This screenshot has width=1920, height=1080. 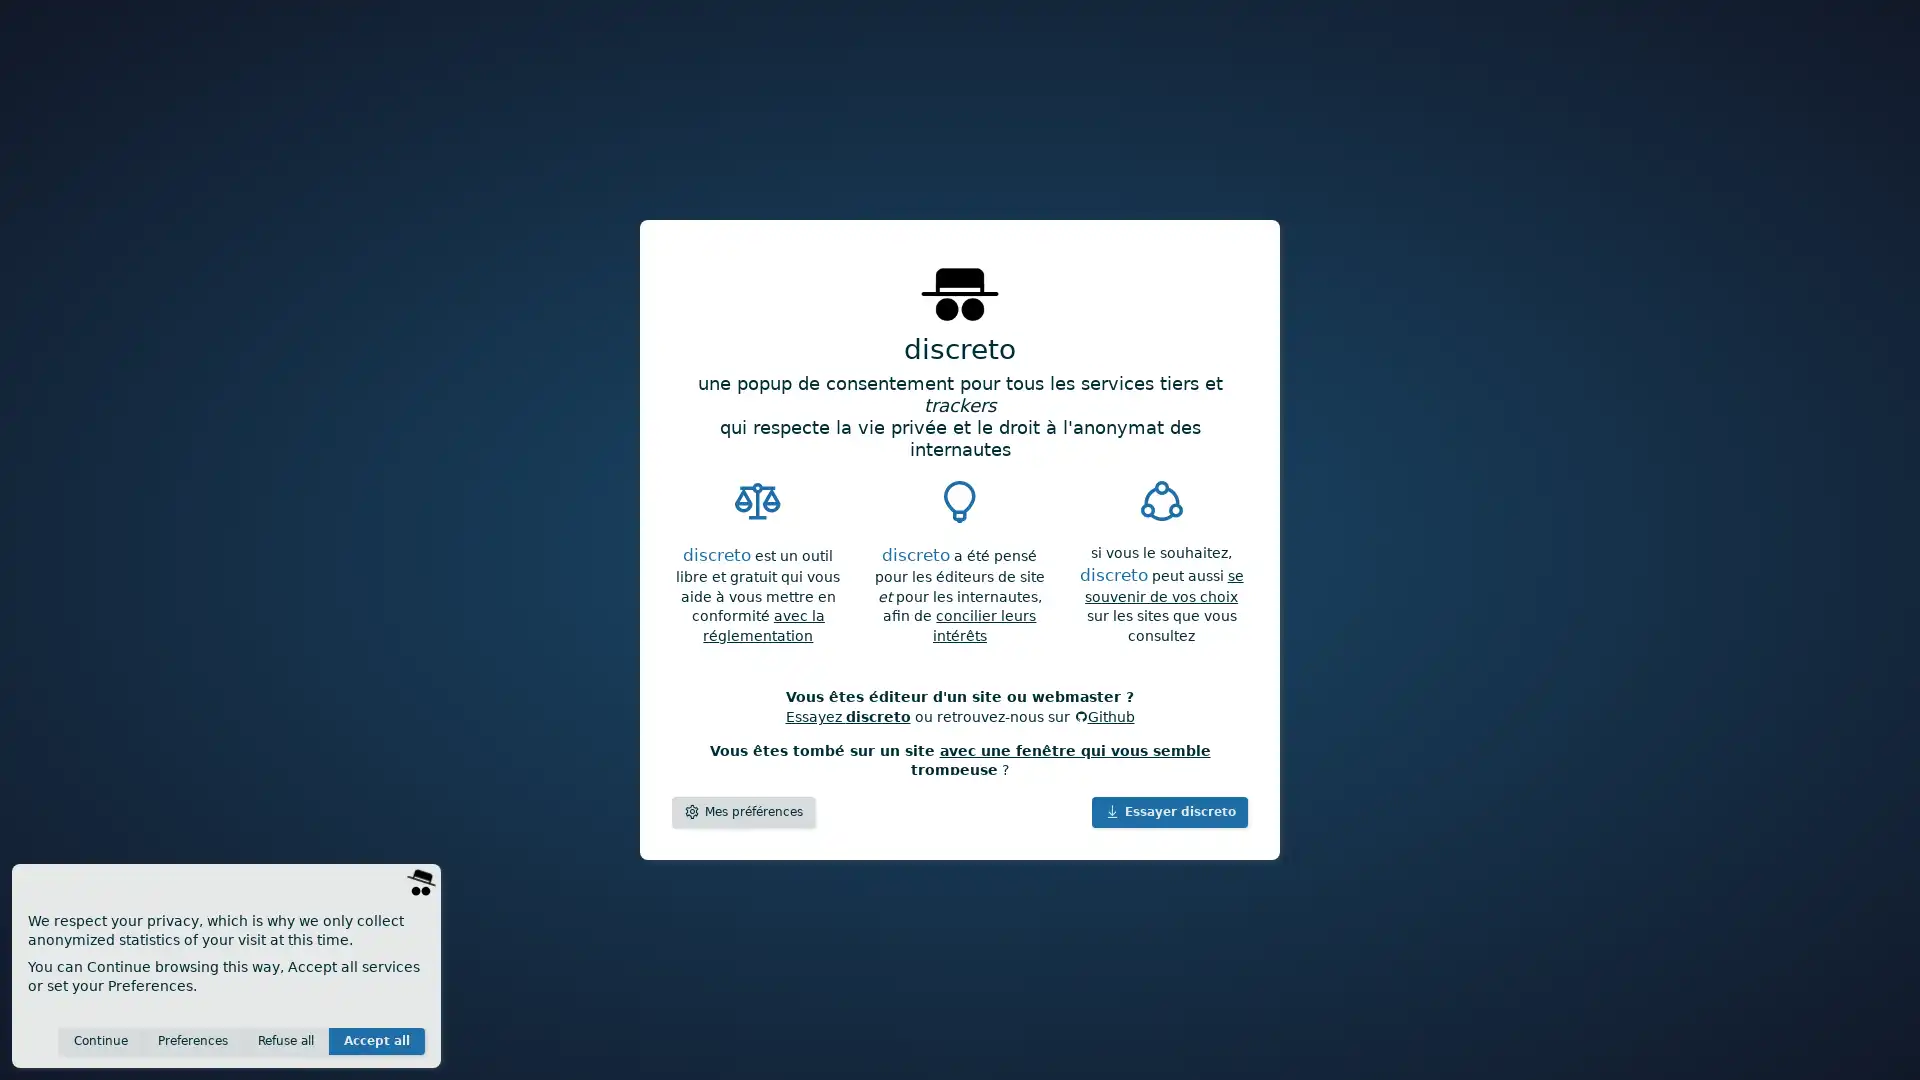 I want to click on Anonymous, so click(x=232, y=1048).